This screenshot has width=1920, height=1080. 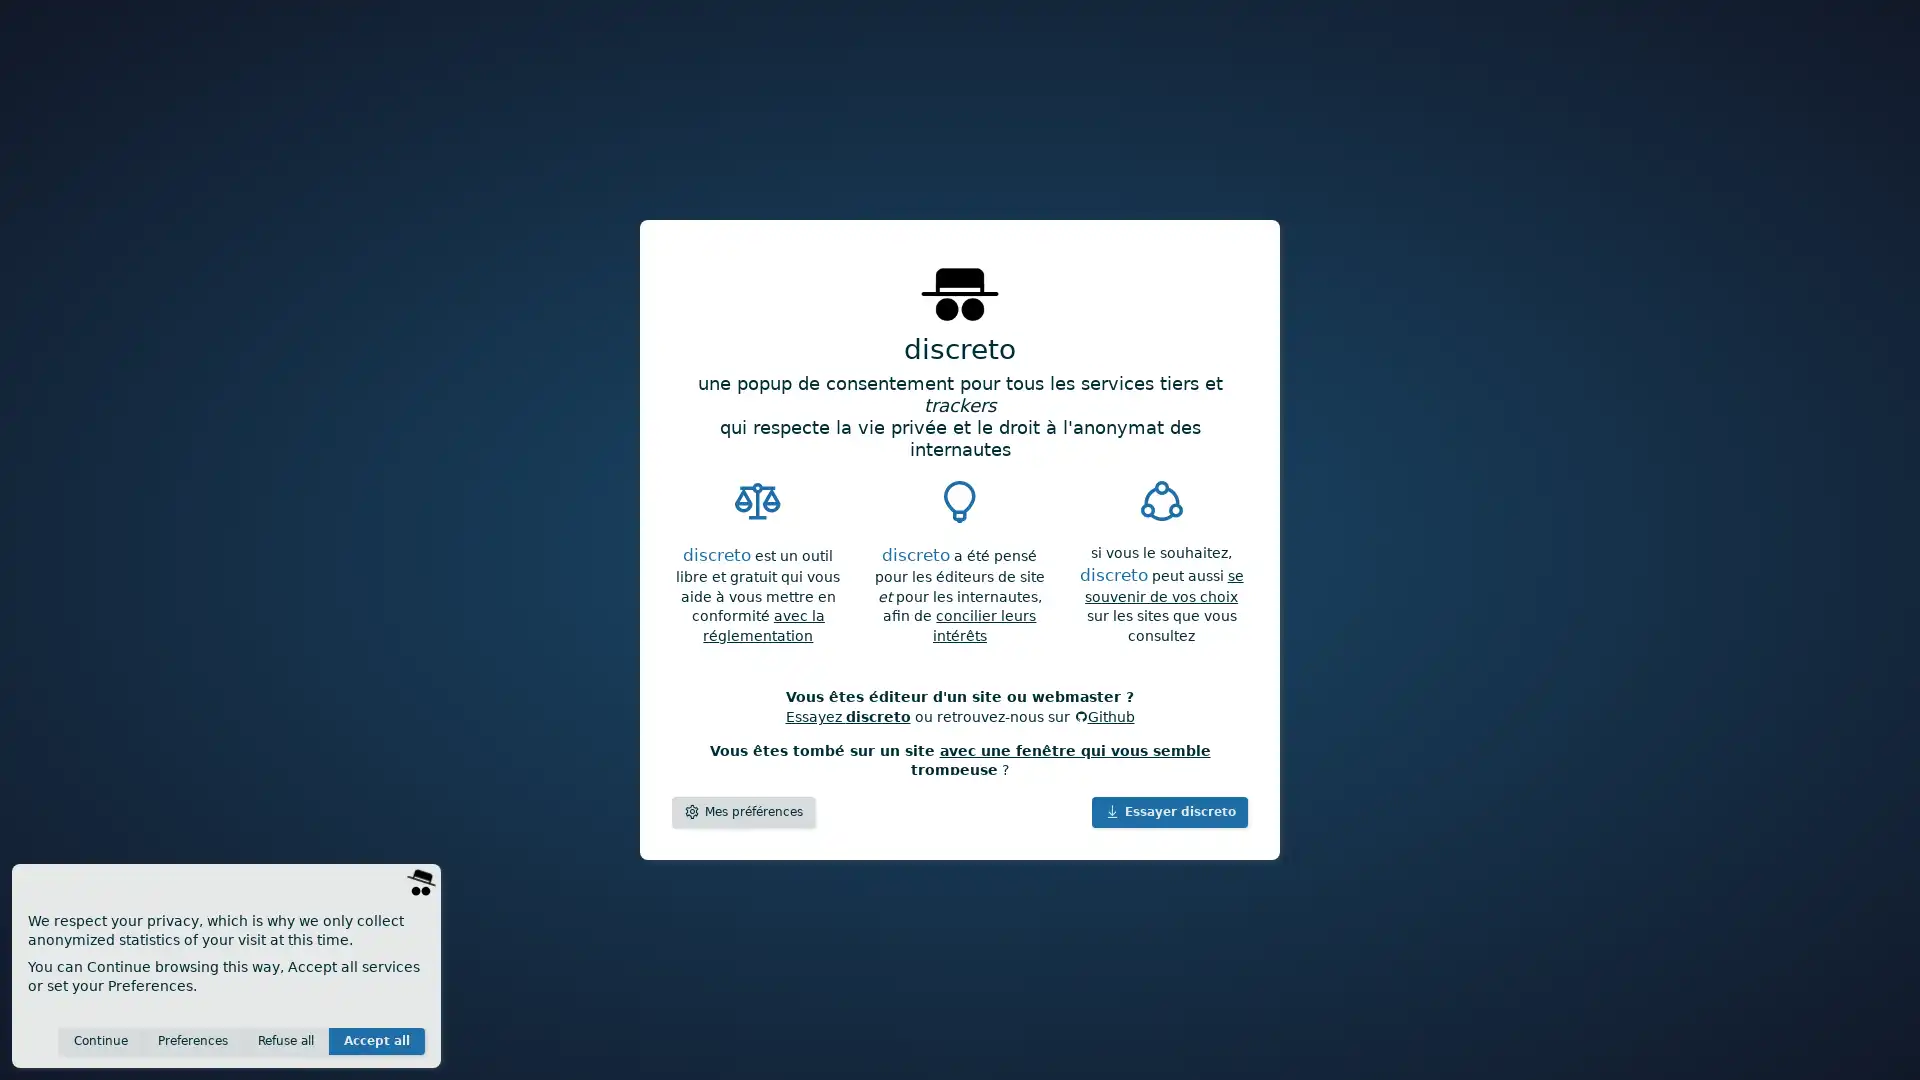 I want to click on Anonymous, so click(x=232, y=1048).